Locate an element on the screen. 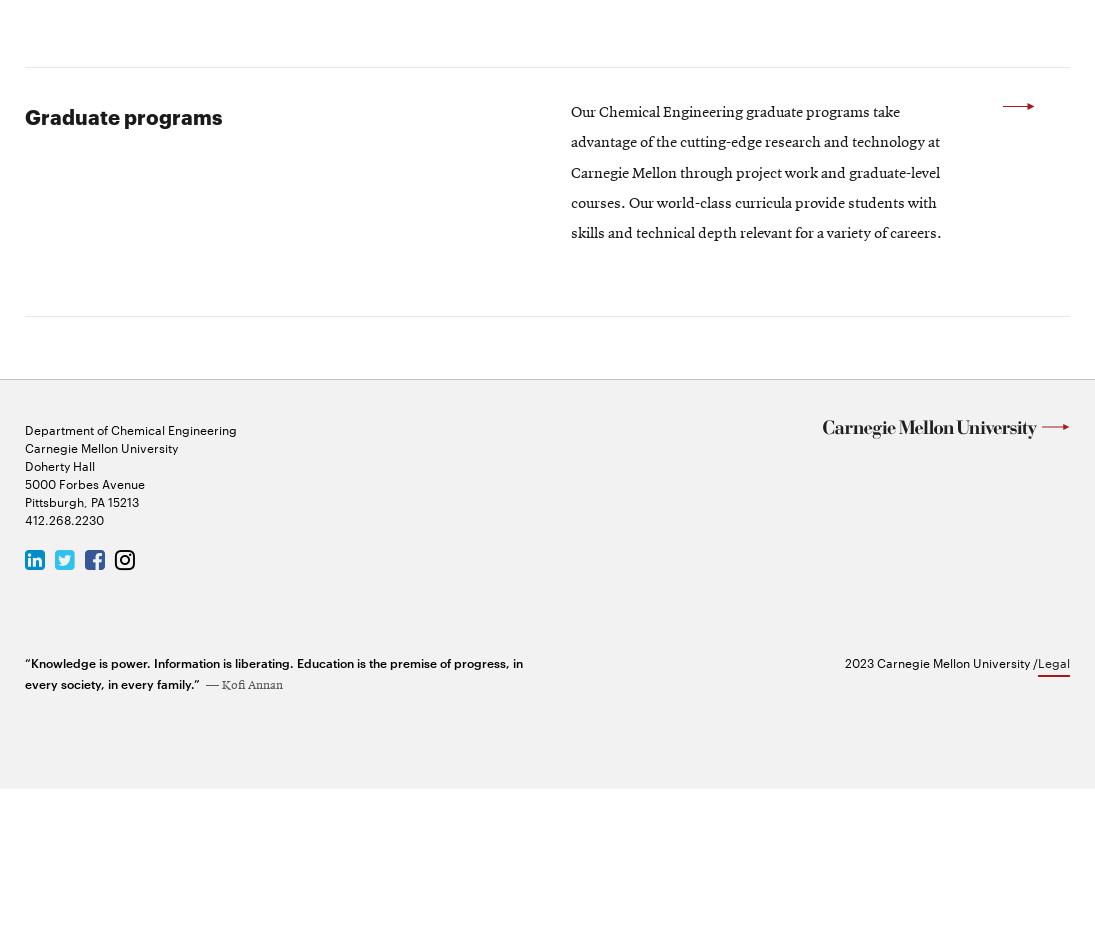 This screenshot has width=1095, height=943. 'Graduate programs' is located at coordinates (122, 231).